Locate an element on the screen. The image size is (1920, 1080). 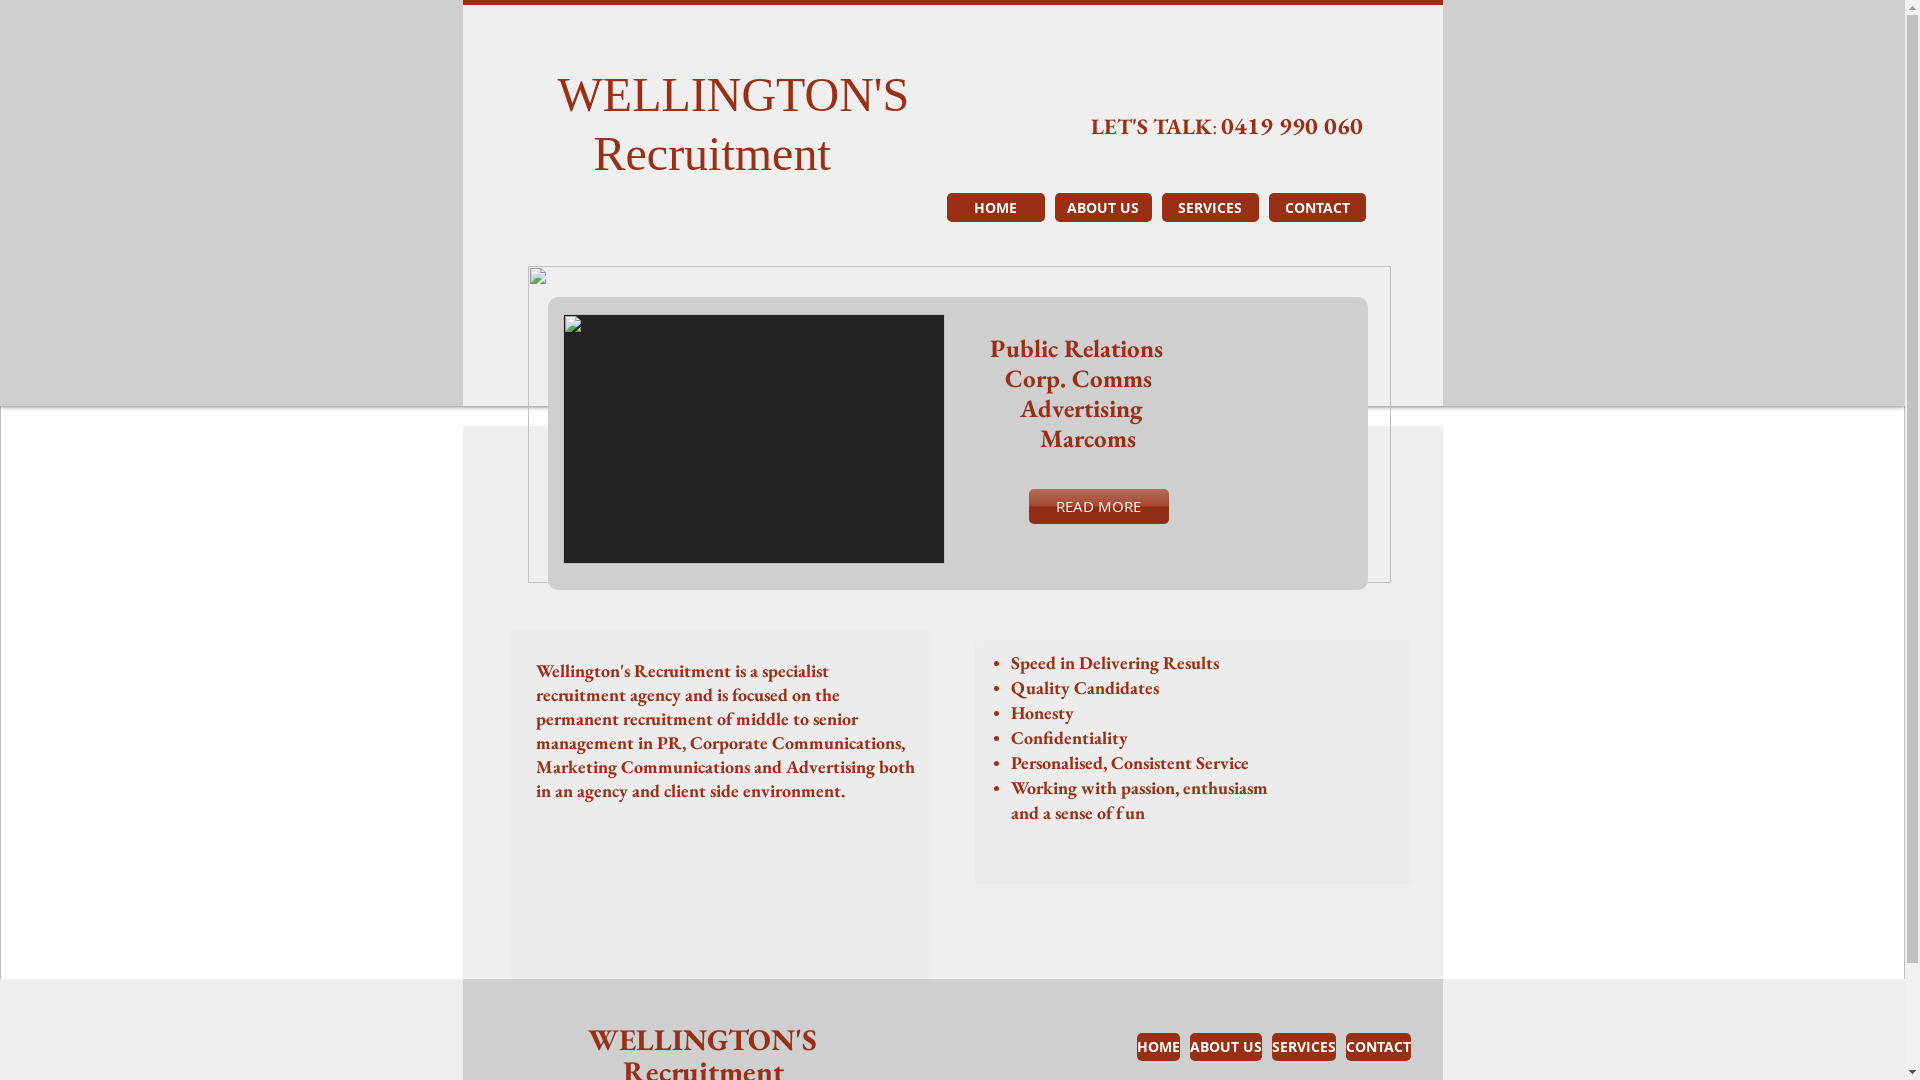
'ABOUT US' is located at coordinates (1101, 207).